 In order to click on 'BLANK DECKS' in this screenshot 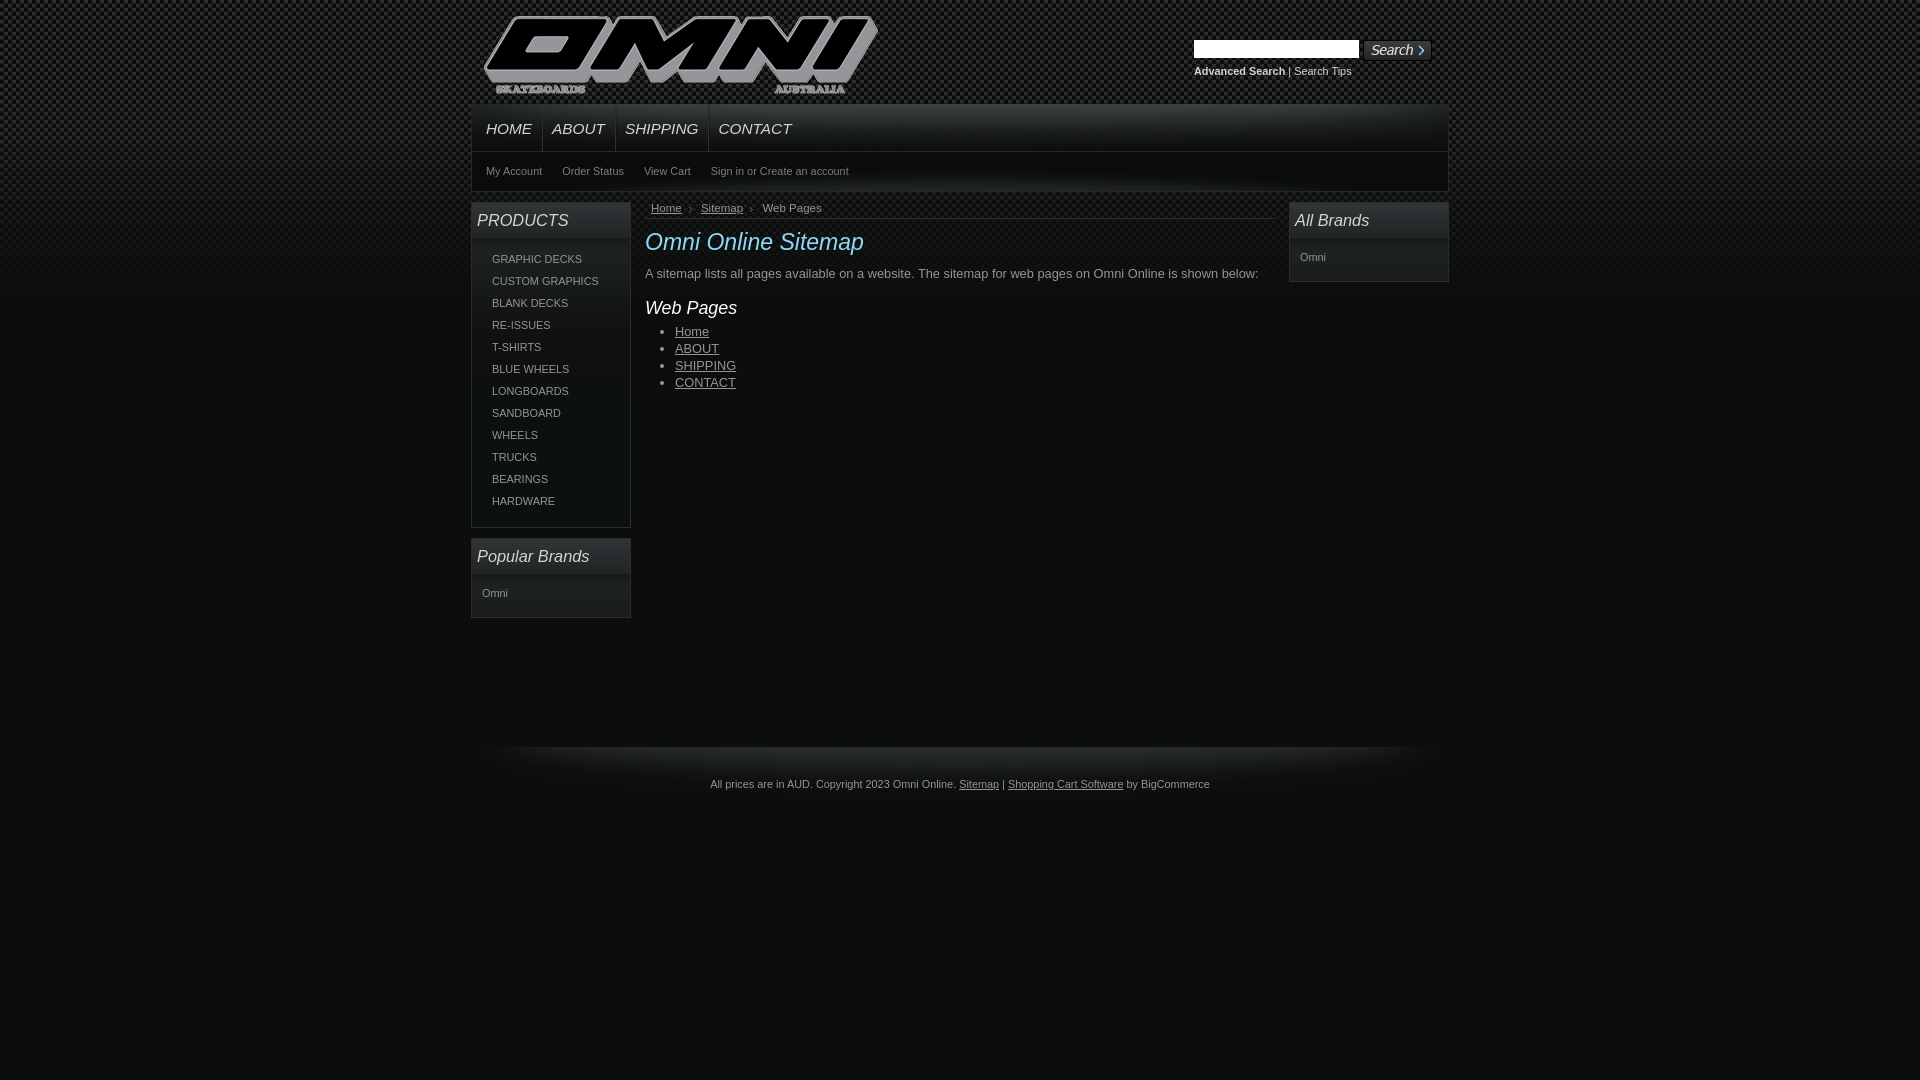, I will do `click(552, 303)`.